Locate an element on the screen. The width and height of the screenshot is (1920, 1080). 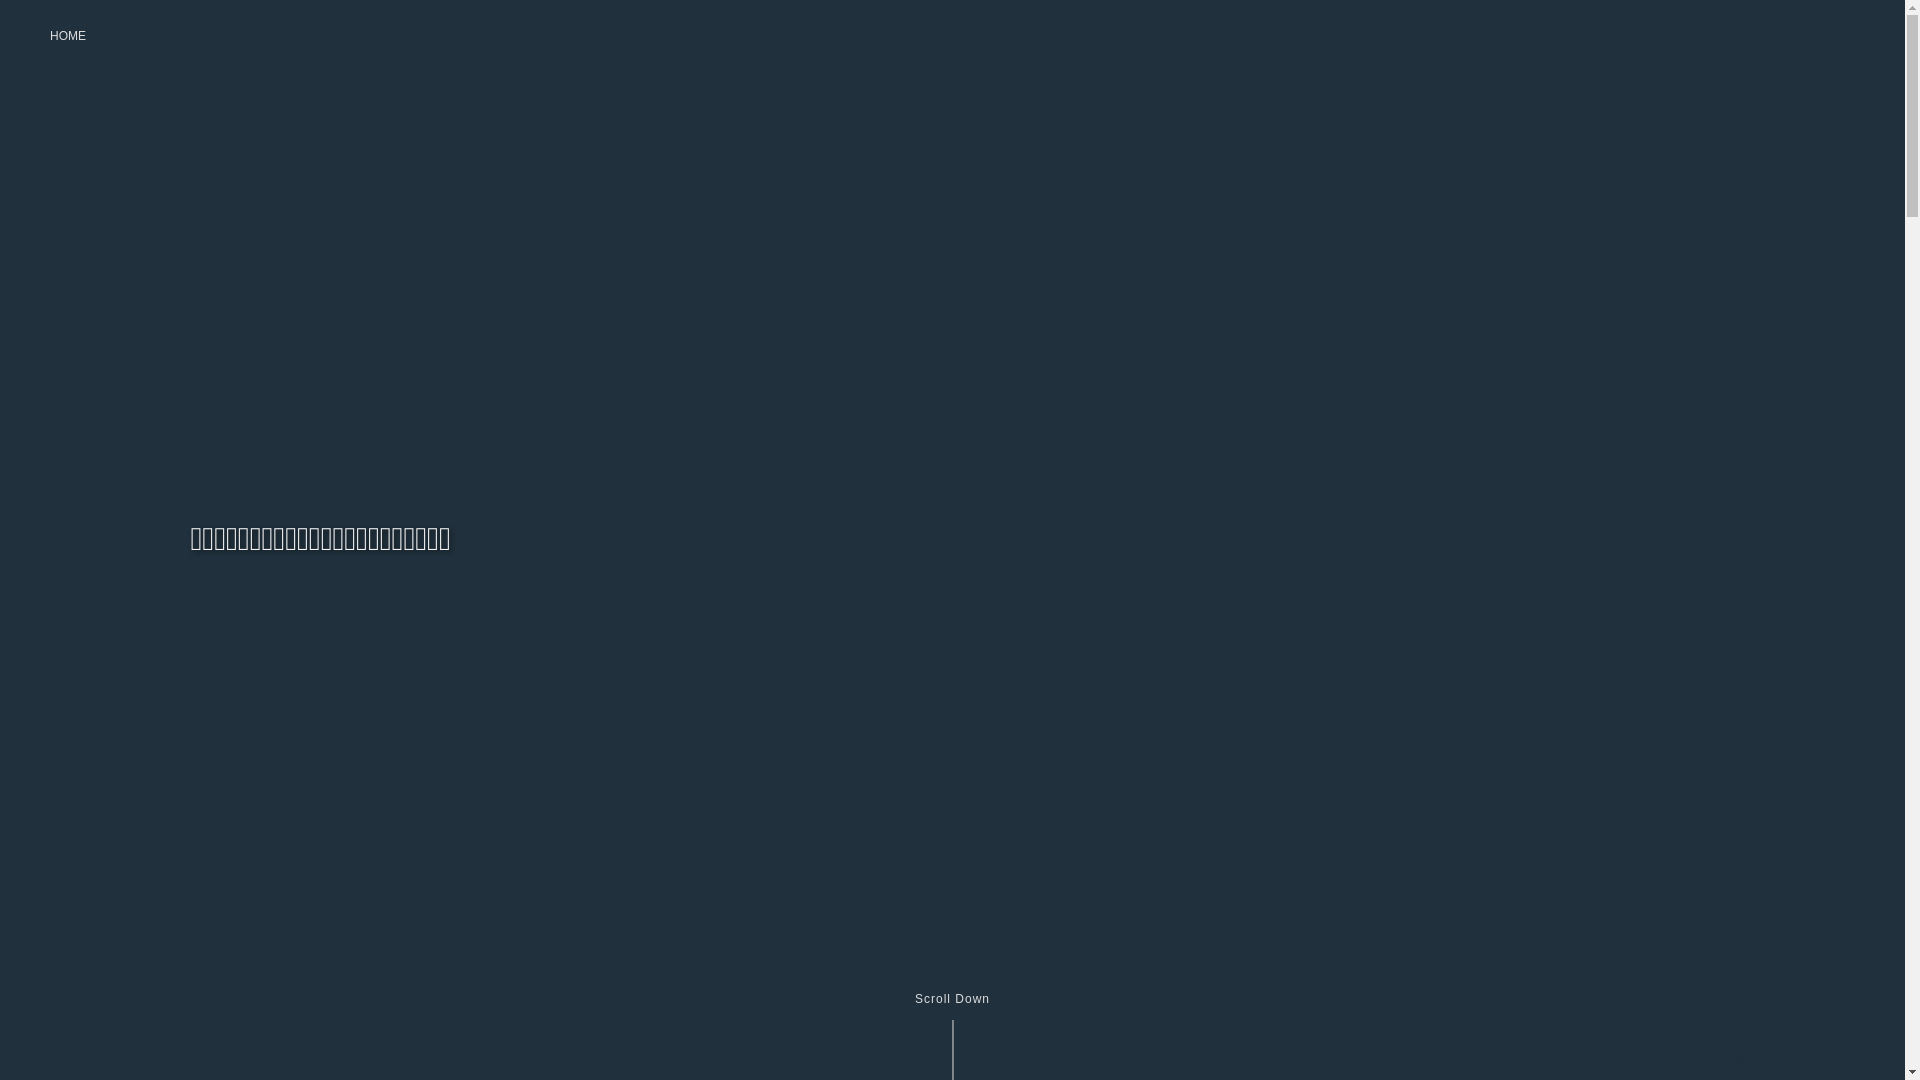
'HOME' is located at coordinates (67, 35).